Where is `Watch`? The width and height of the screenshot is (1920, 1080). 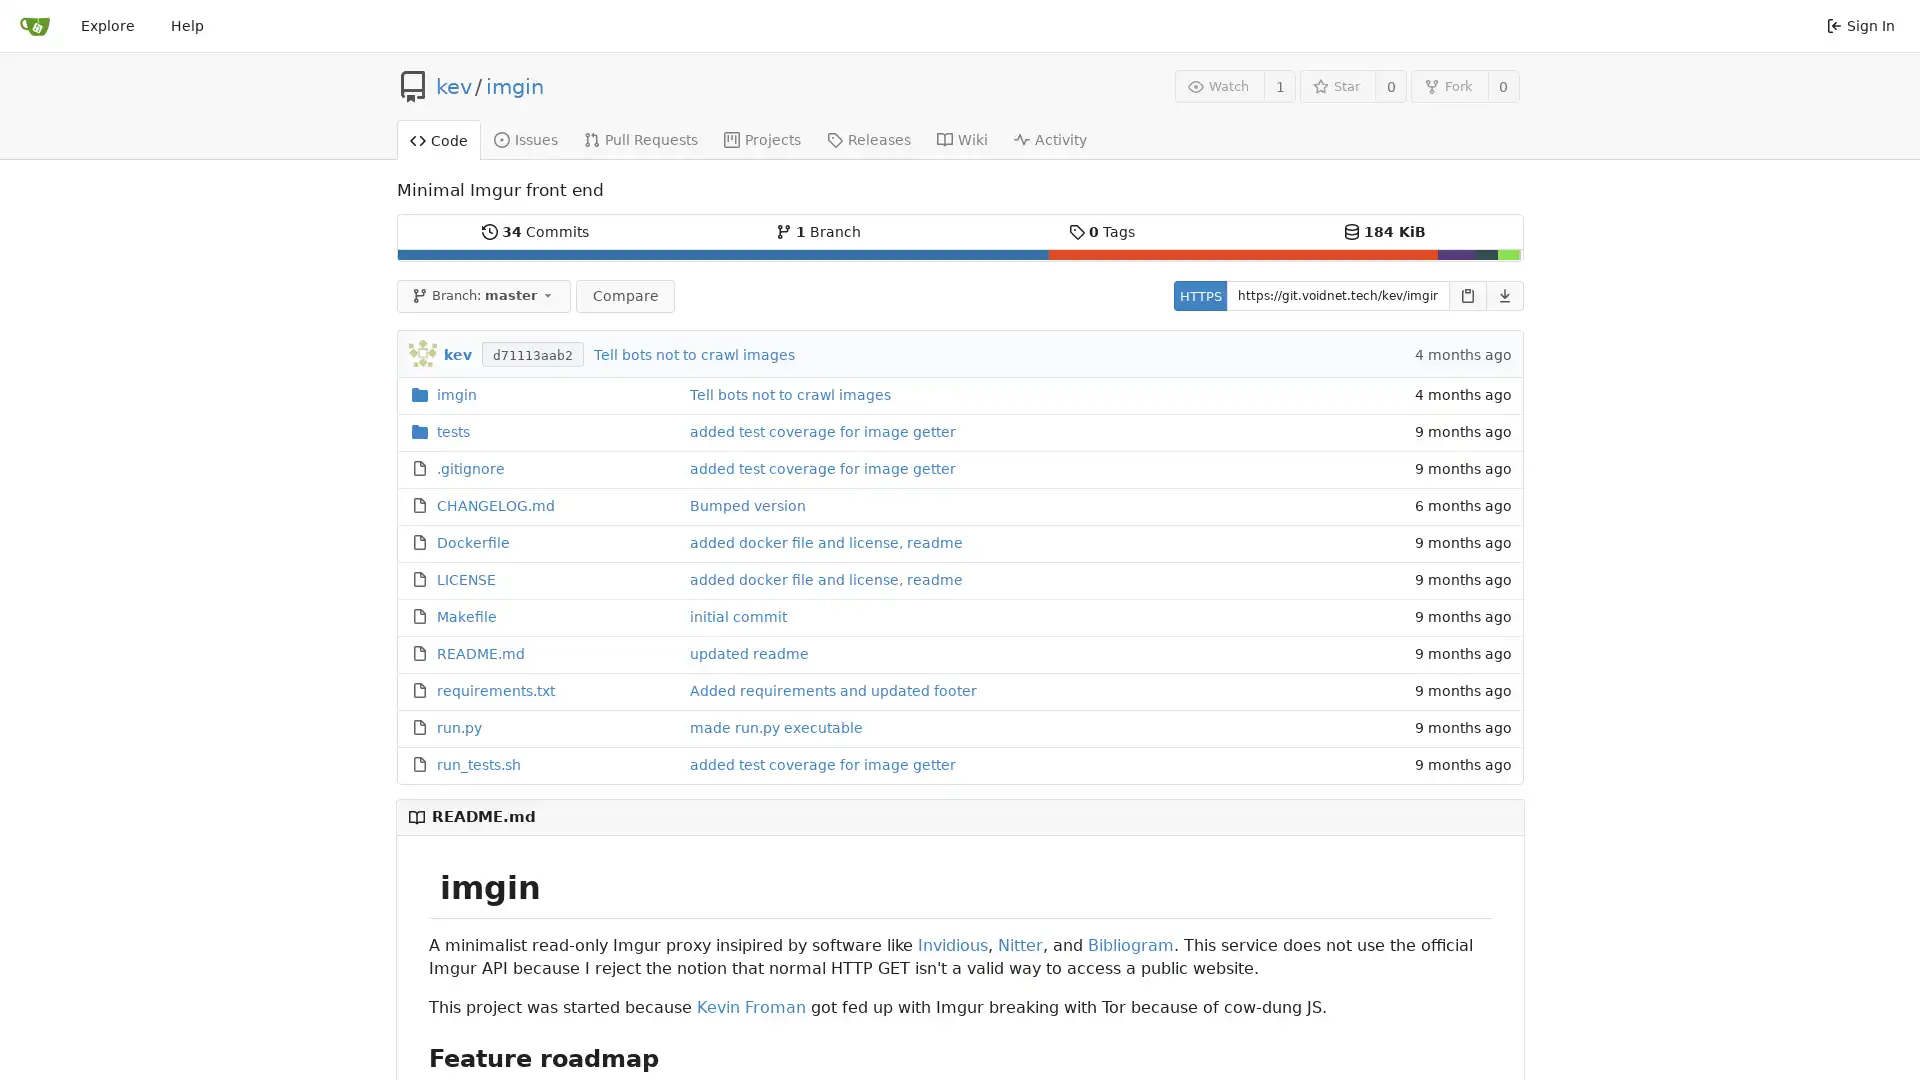
Watch is located at coordinates (1218, 85).